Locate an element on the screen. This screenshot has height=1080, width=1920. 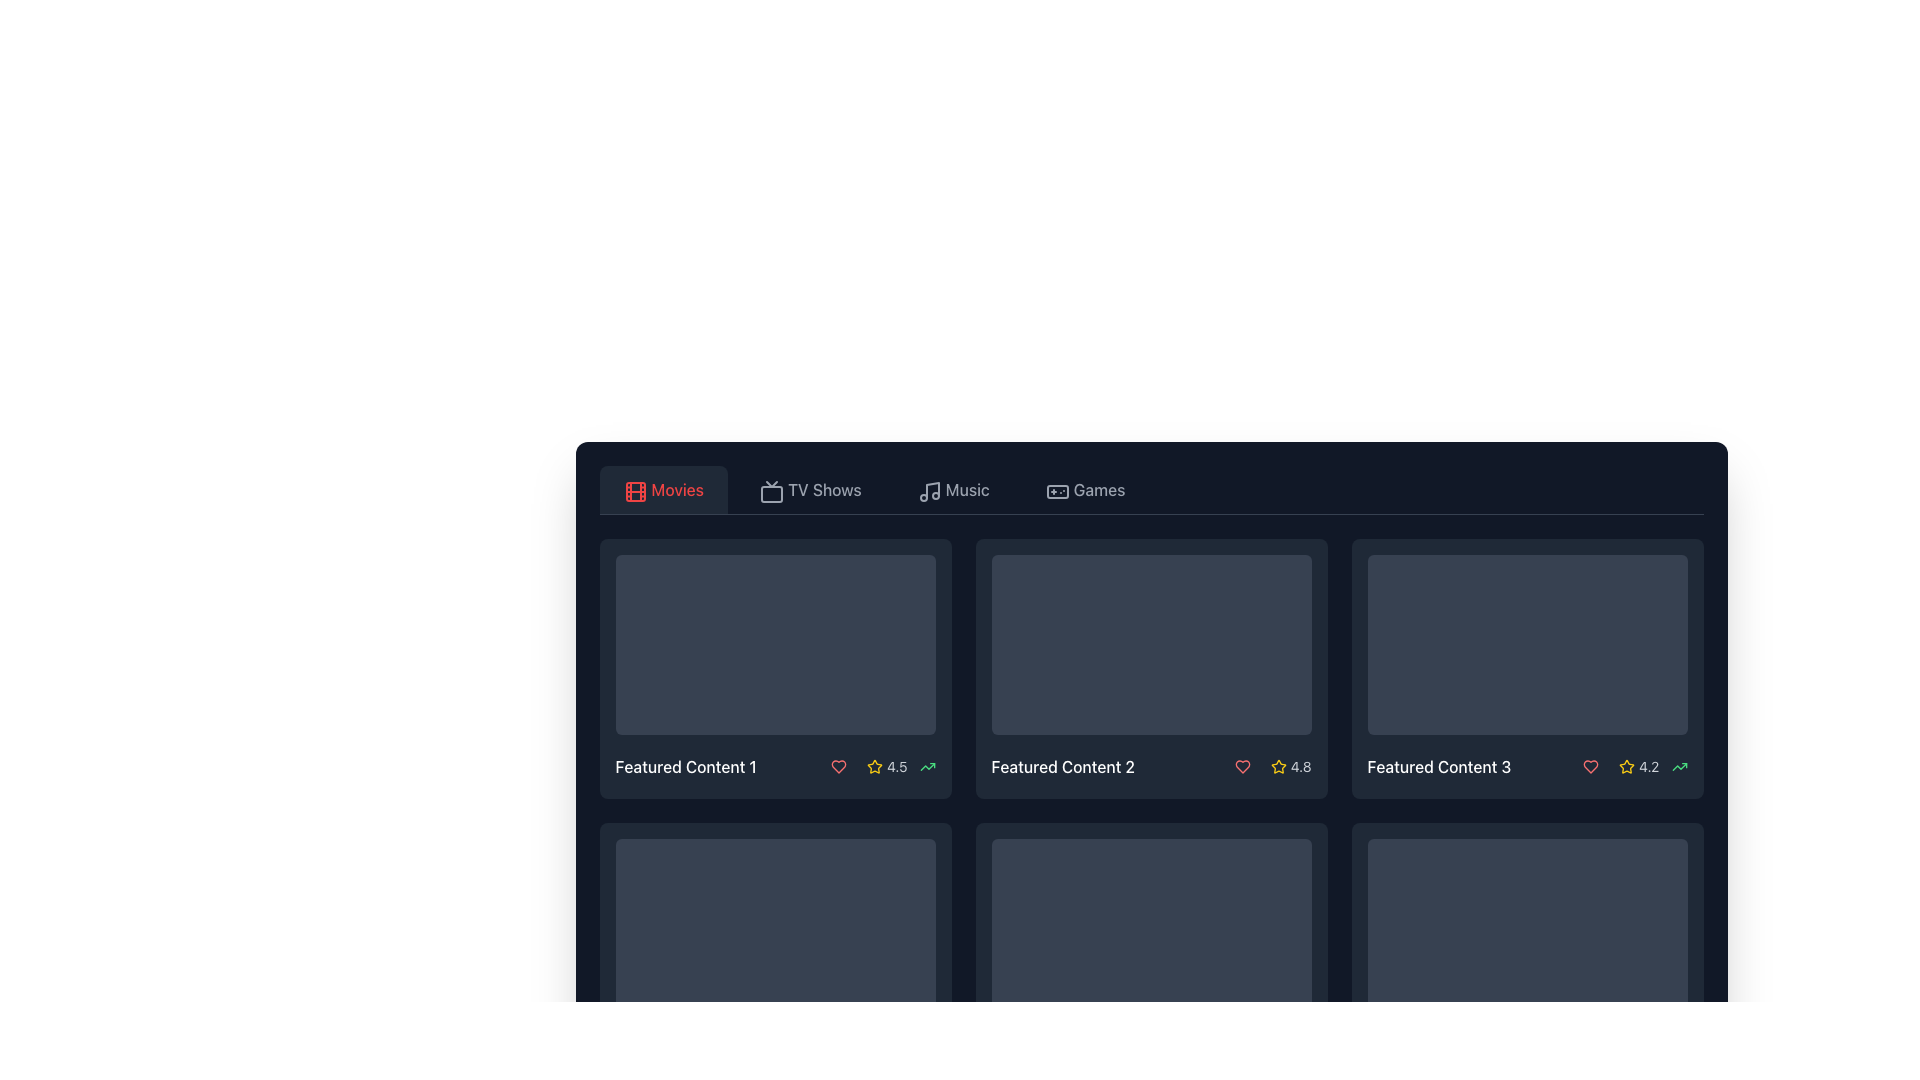
the small green upward trending data icon located at the bottom-right corner of the 'Featured Content 3' card, which follows the star rating icon and is preceded by the text '4.2' is located at coordinates (1679, 766).